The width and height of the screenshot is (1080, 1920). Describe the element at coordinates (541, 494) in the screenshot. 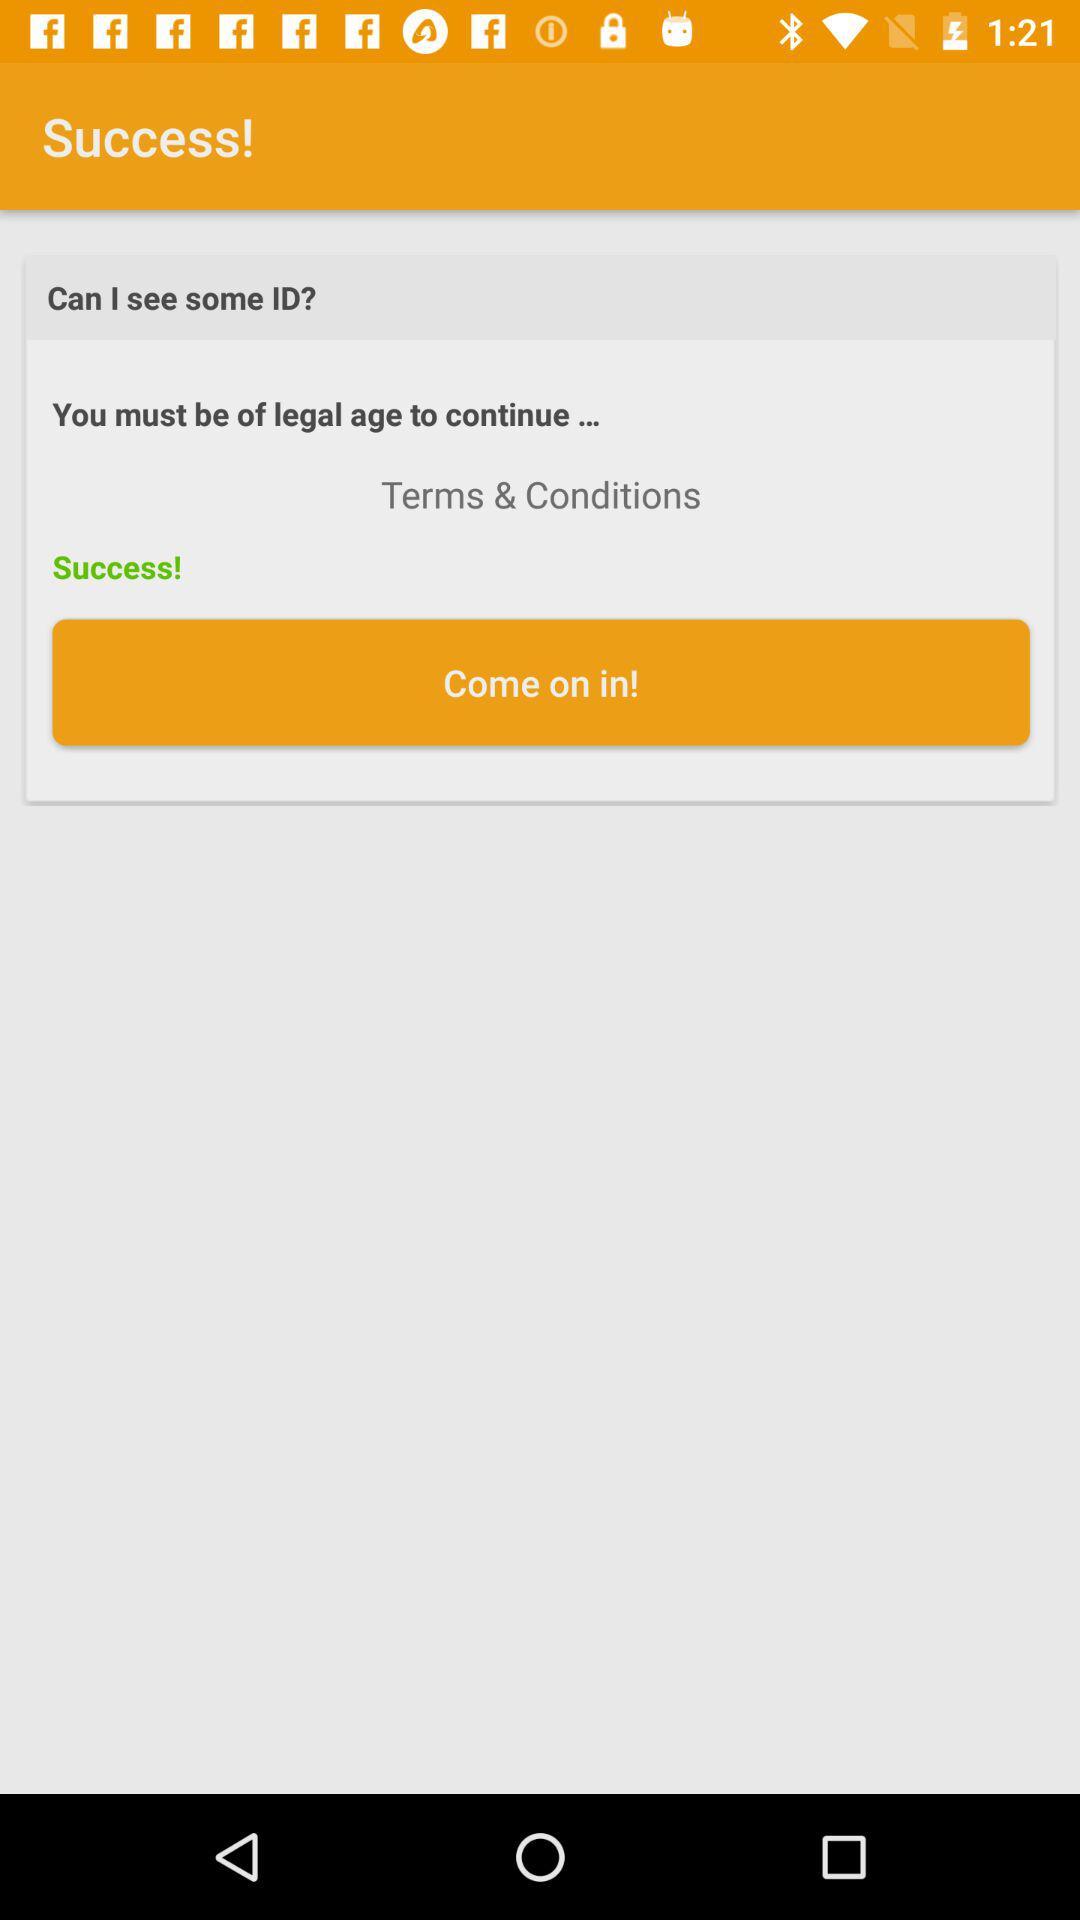

I see `the item next to the success! item` at that location.